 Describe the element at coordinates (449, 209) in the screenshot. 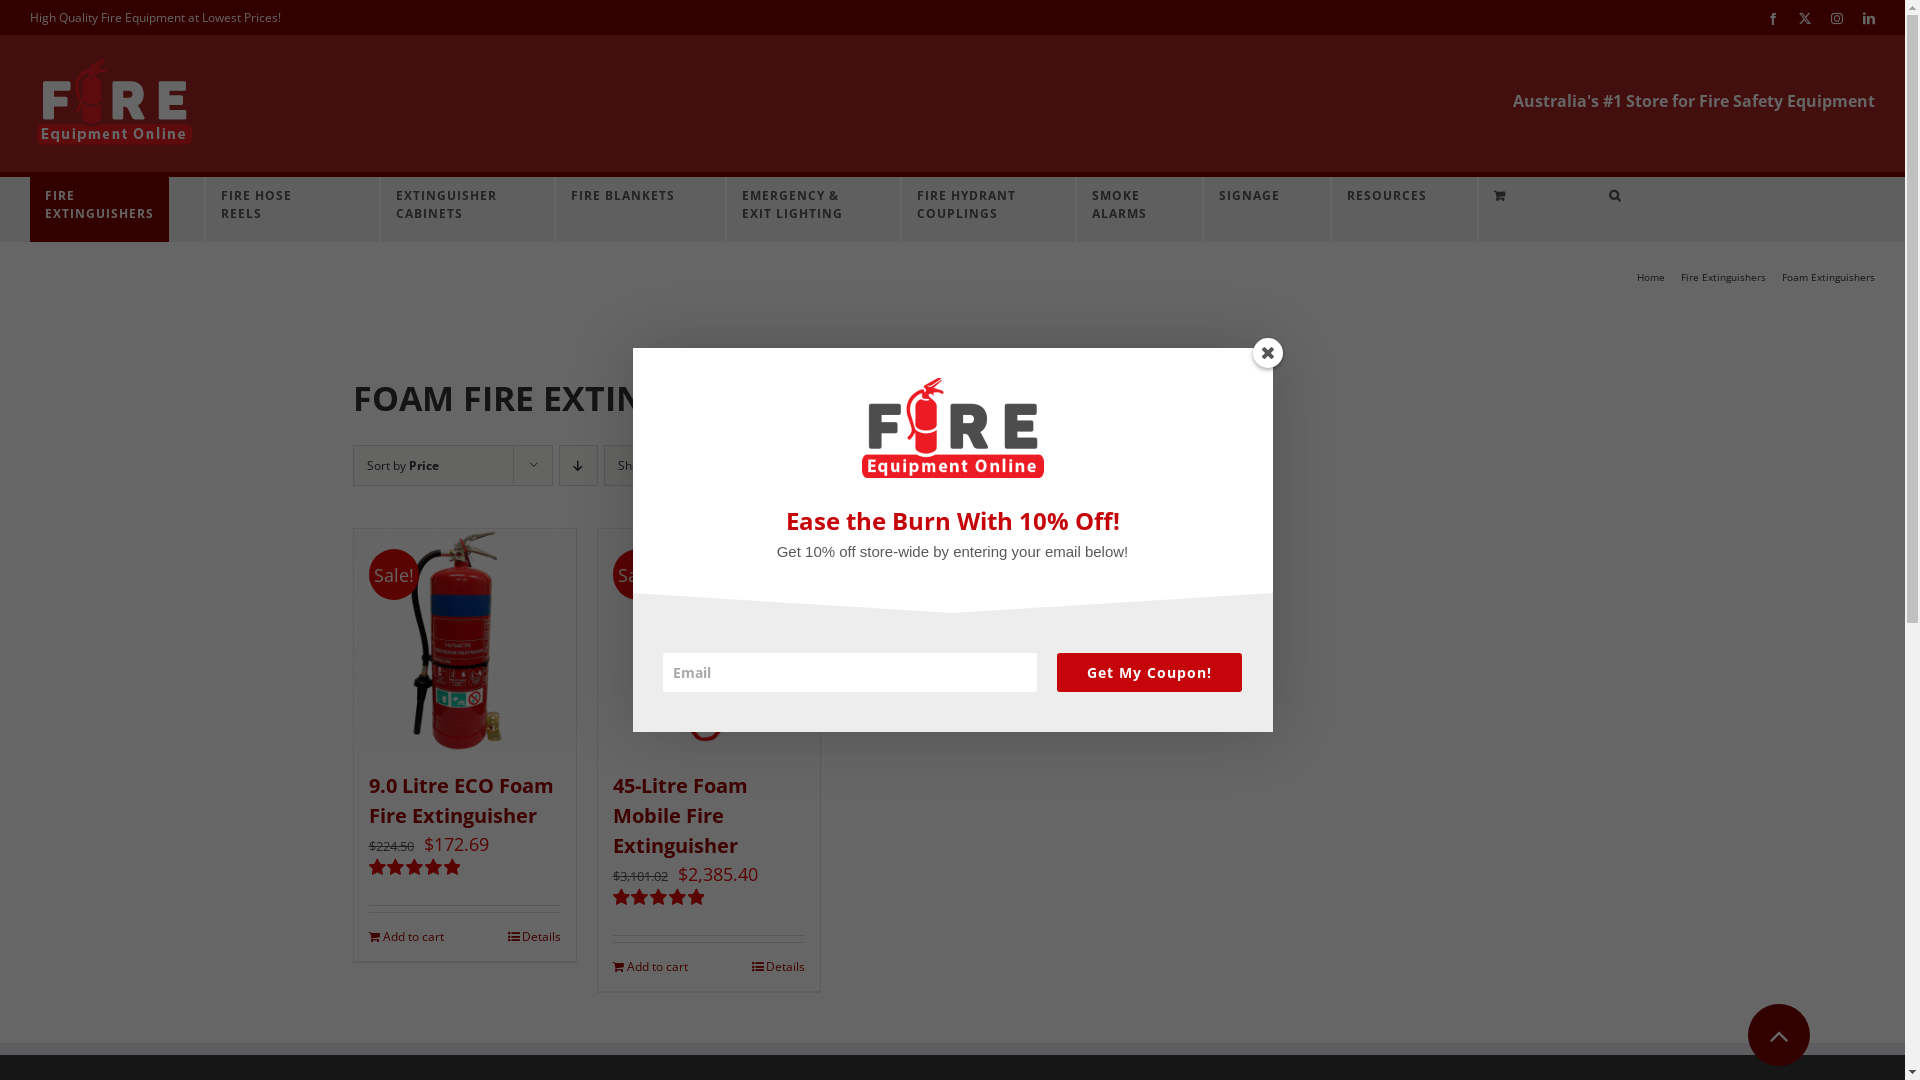

I see `'EXTINGUISHER CABINETS'` at that location.